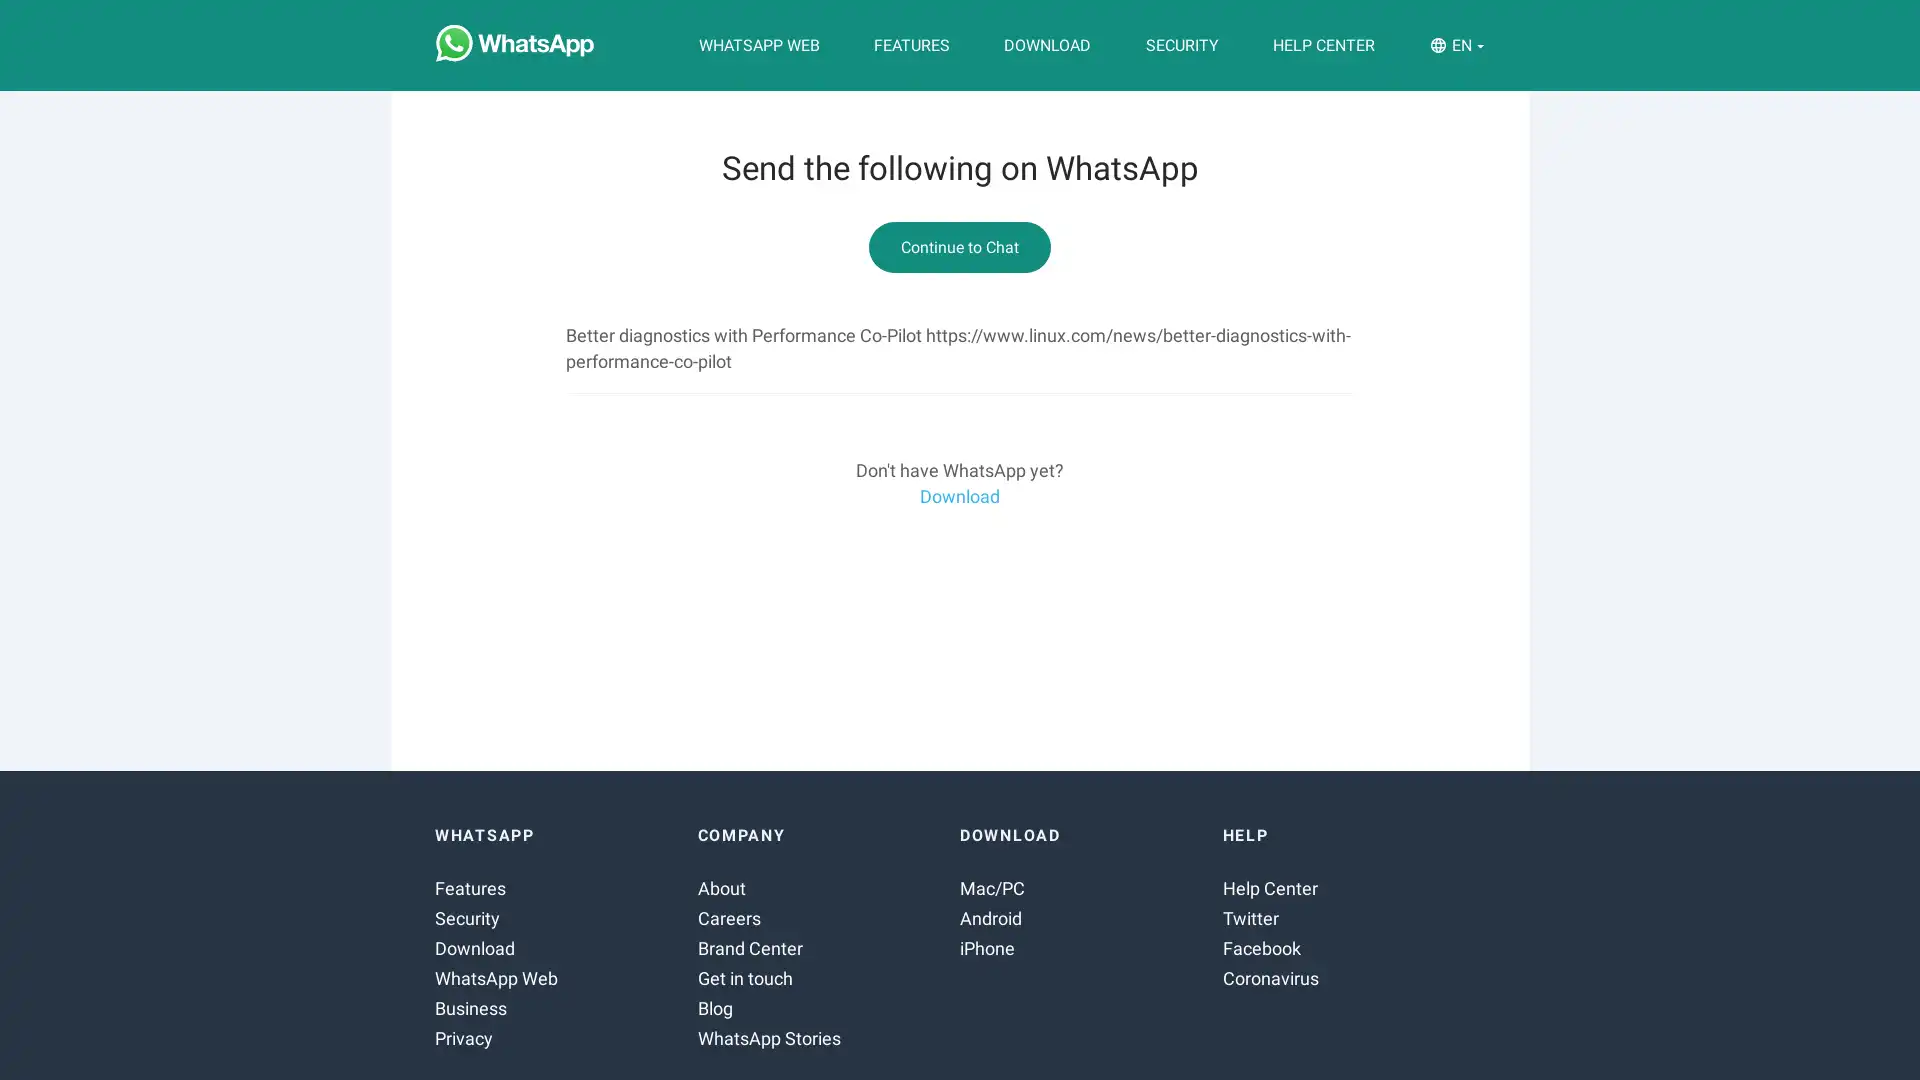  I want to click on EN, so click(1457, 45).